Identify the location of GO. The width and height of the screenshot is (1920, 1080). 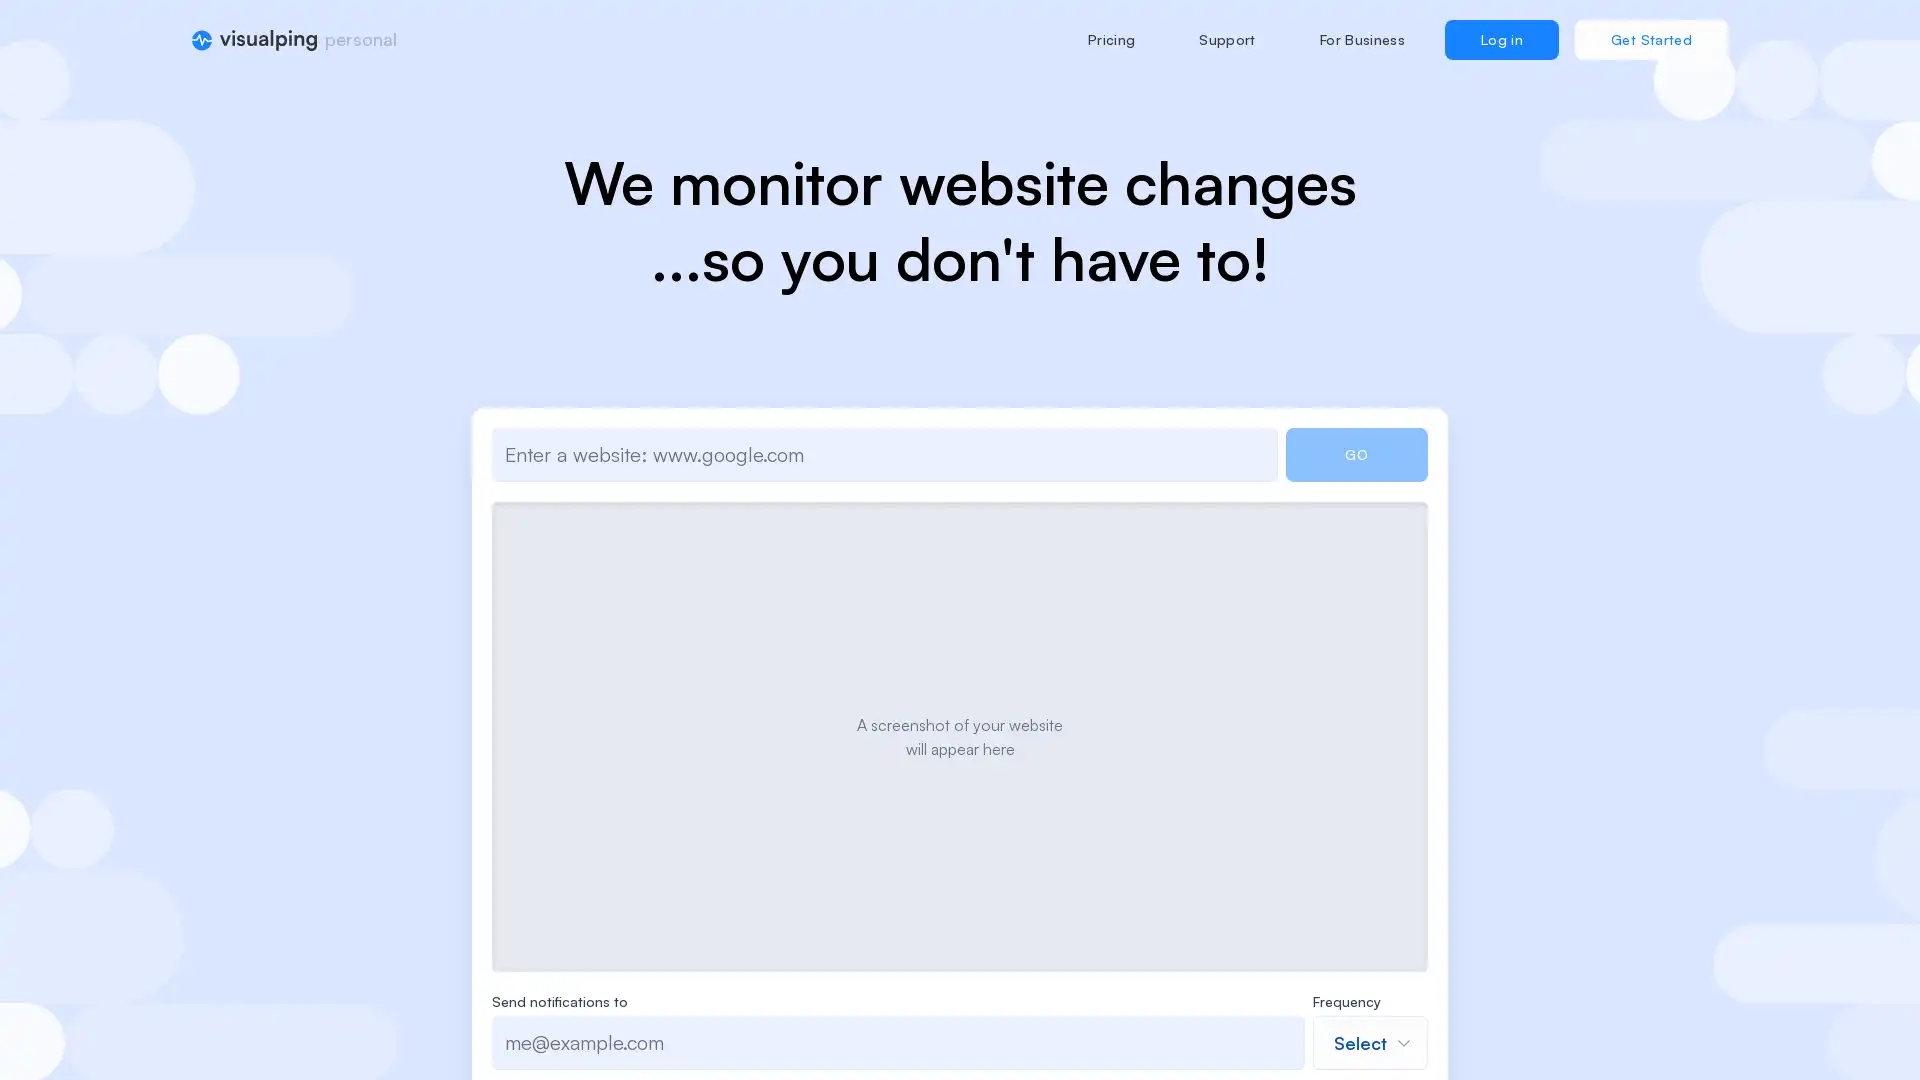
(1356, 455).